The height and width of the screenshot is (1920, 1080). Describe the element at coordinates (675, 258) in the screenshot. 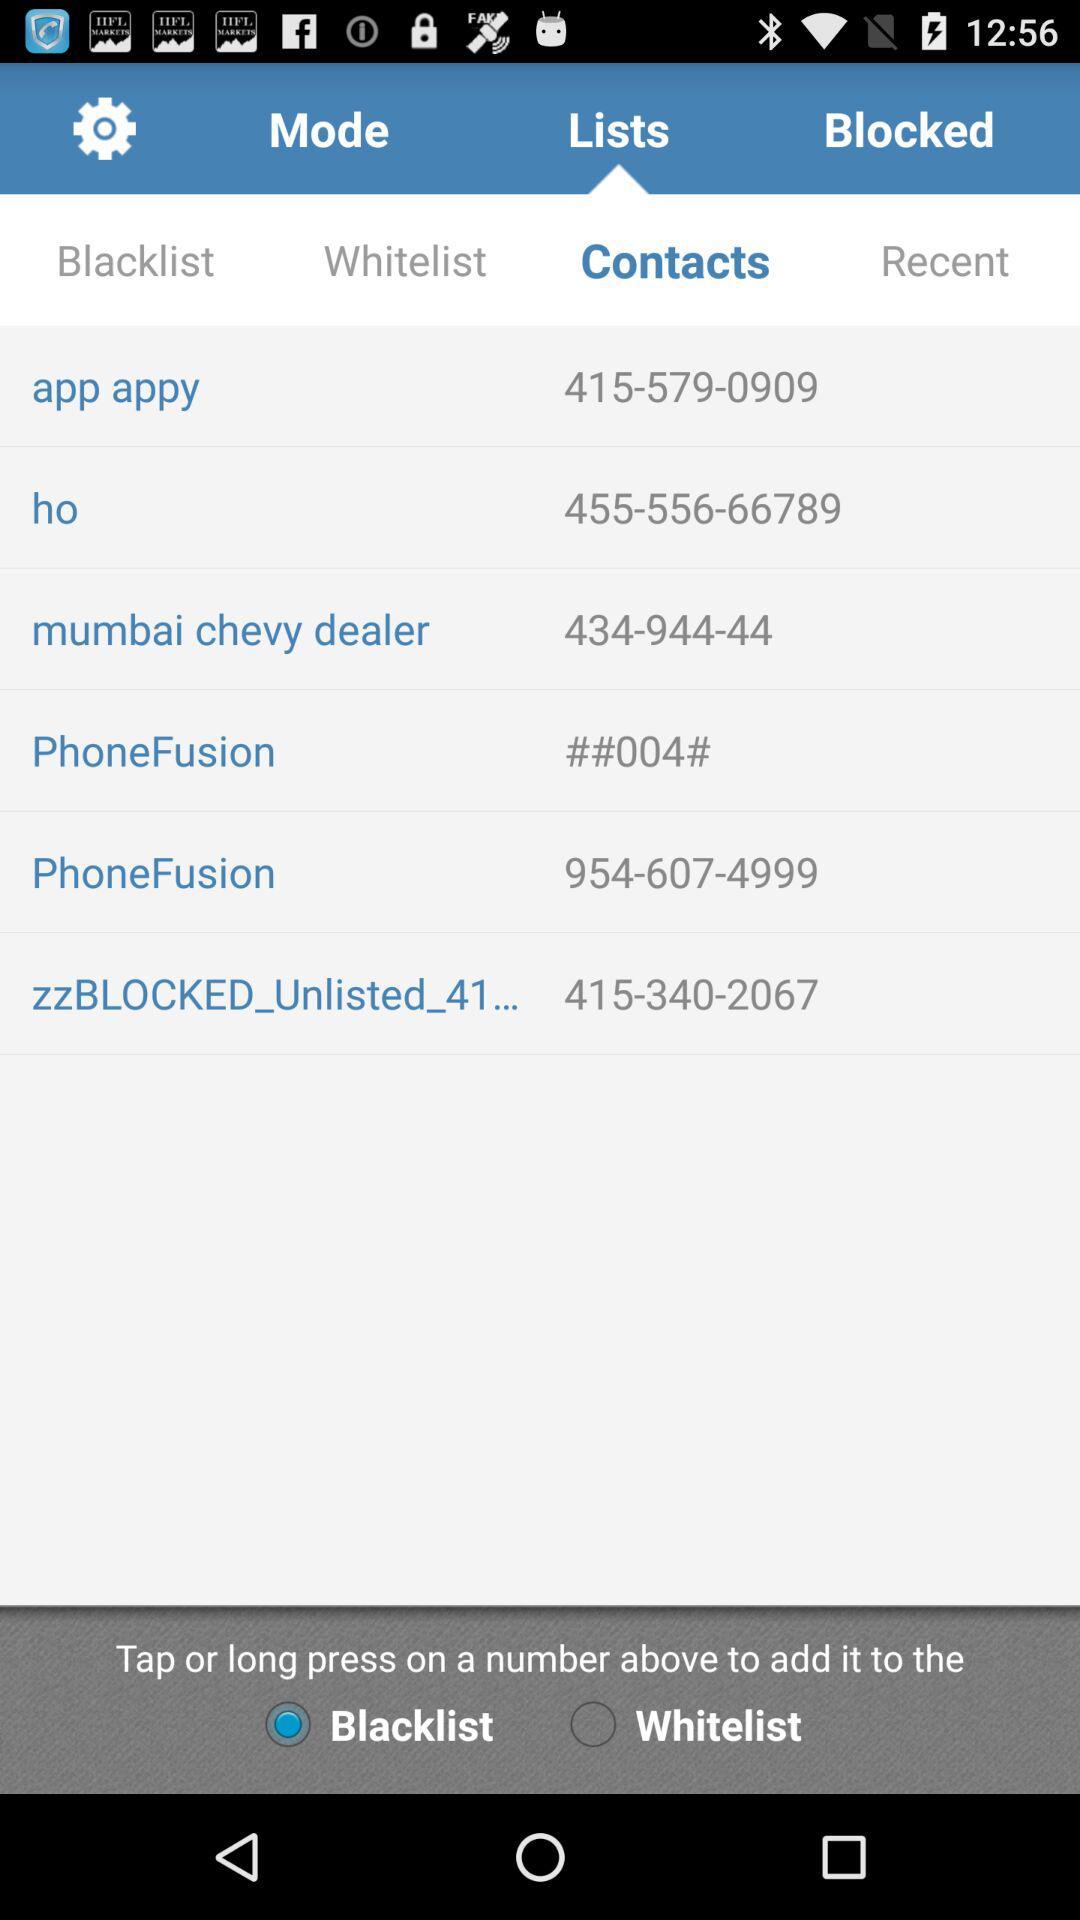

I see `item below the lists app` at that location.